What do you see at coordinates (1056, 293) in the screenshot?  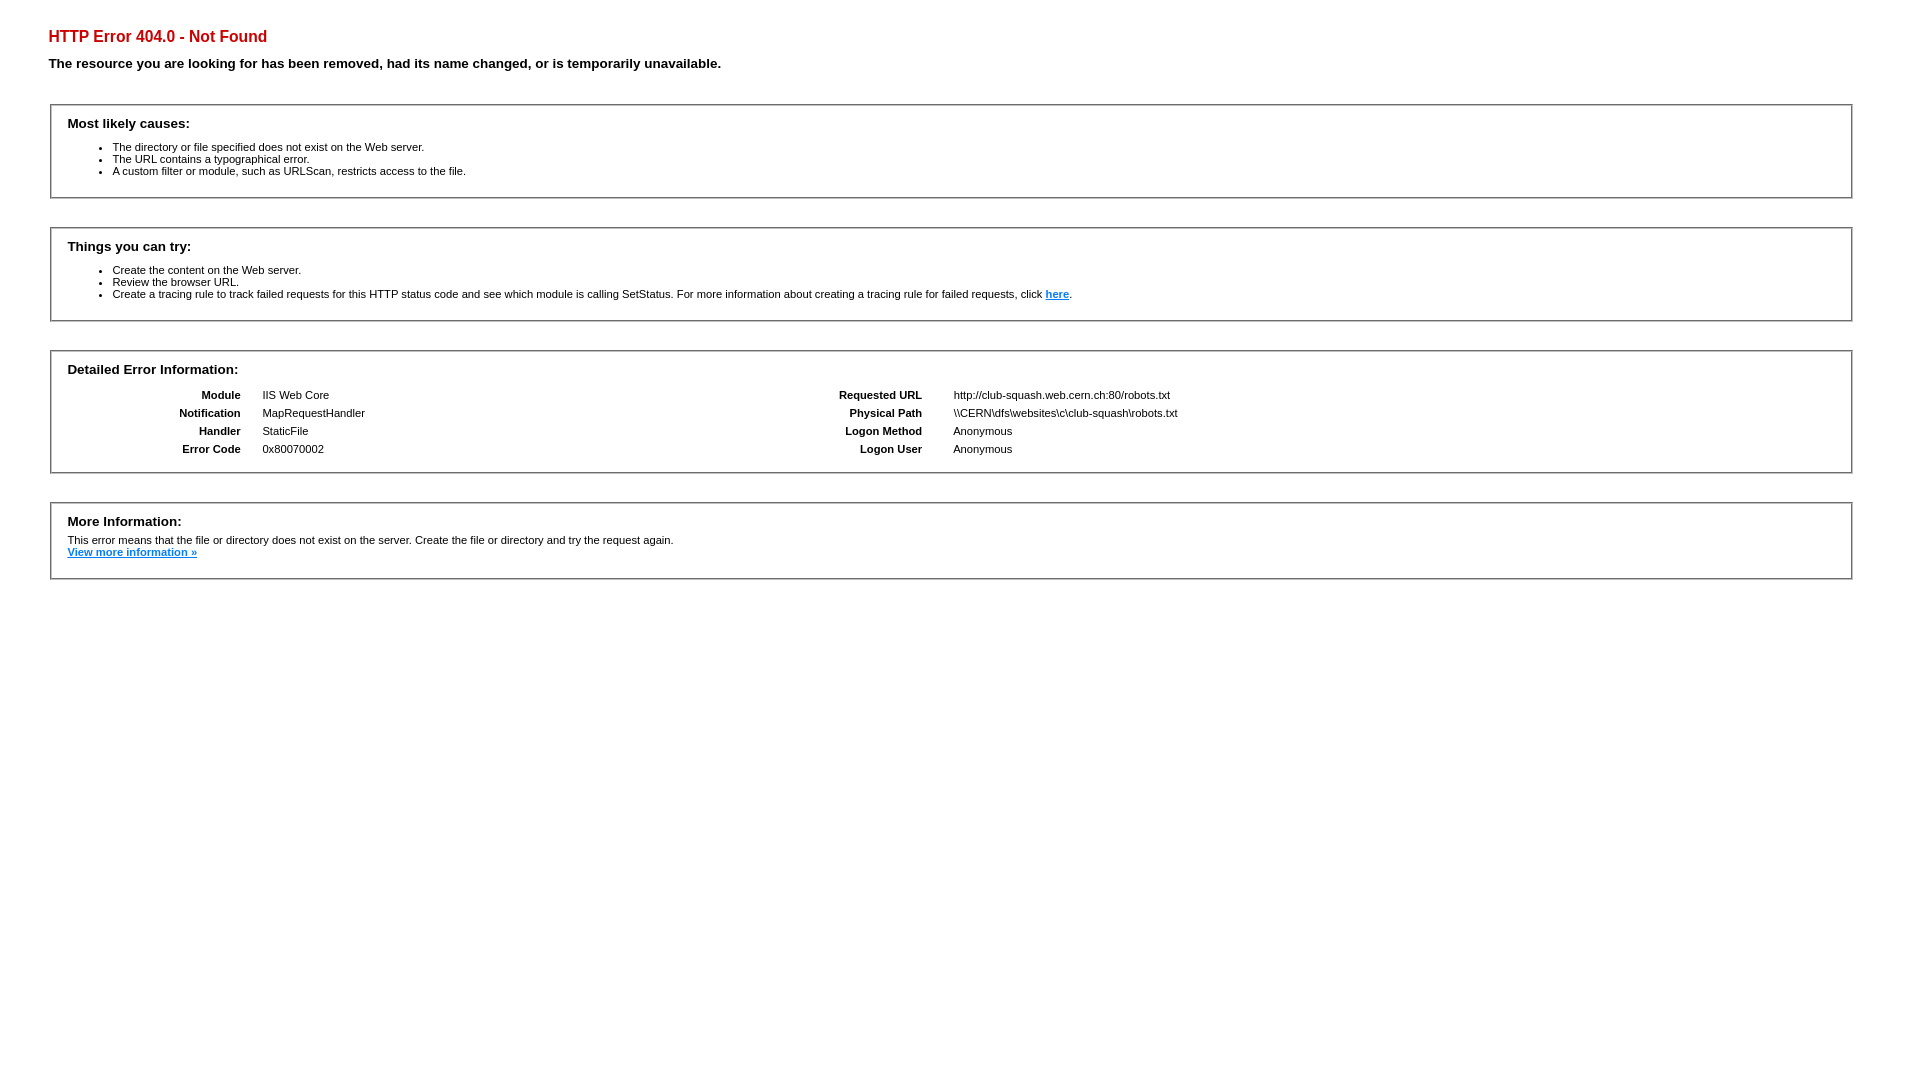 I see `'here'` at bounding box center [1056, 293].